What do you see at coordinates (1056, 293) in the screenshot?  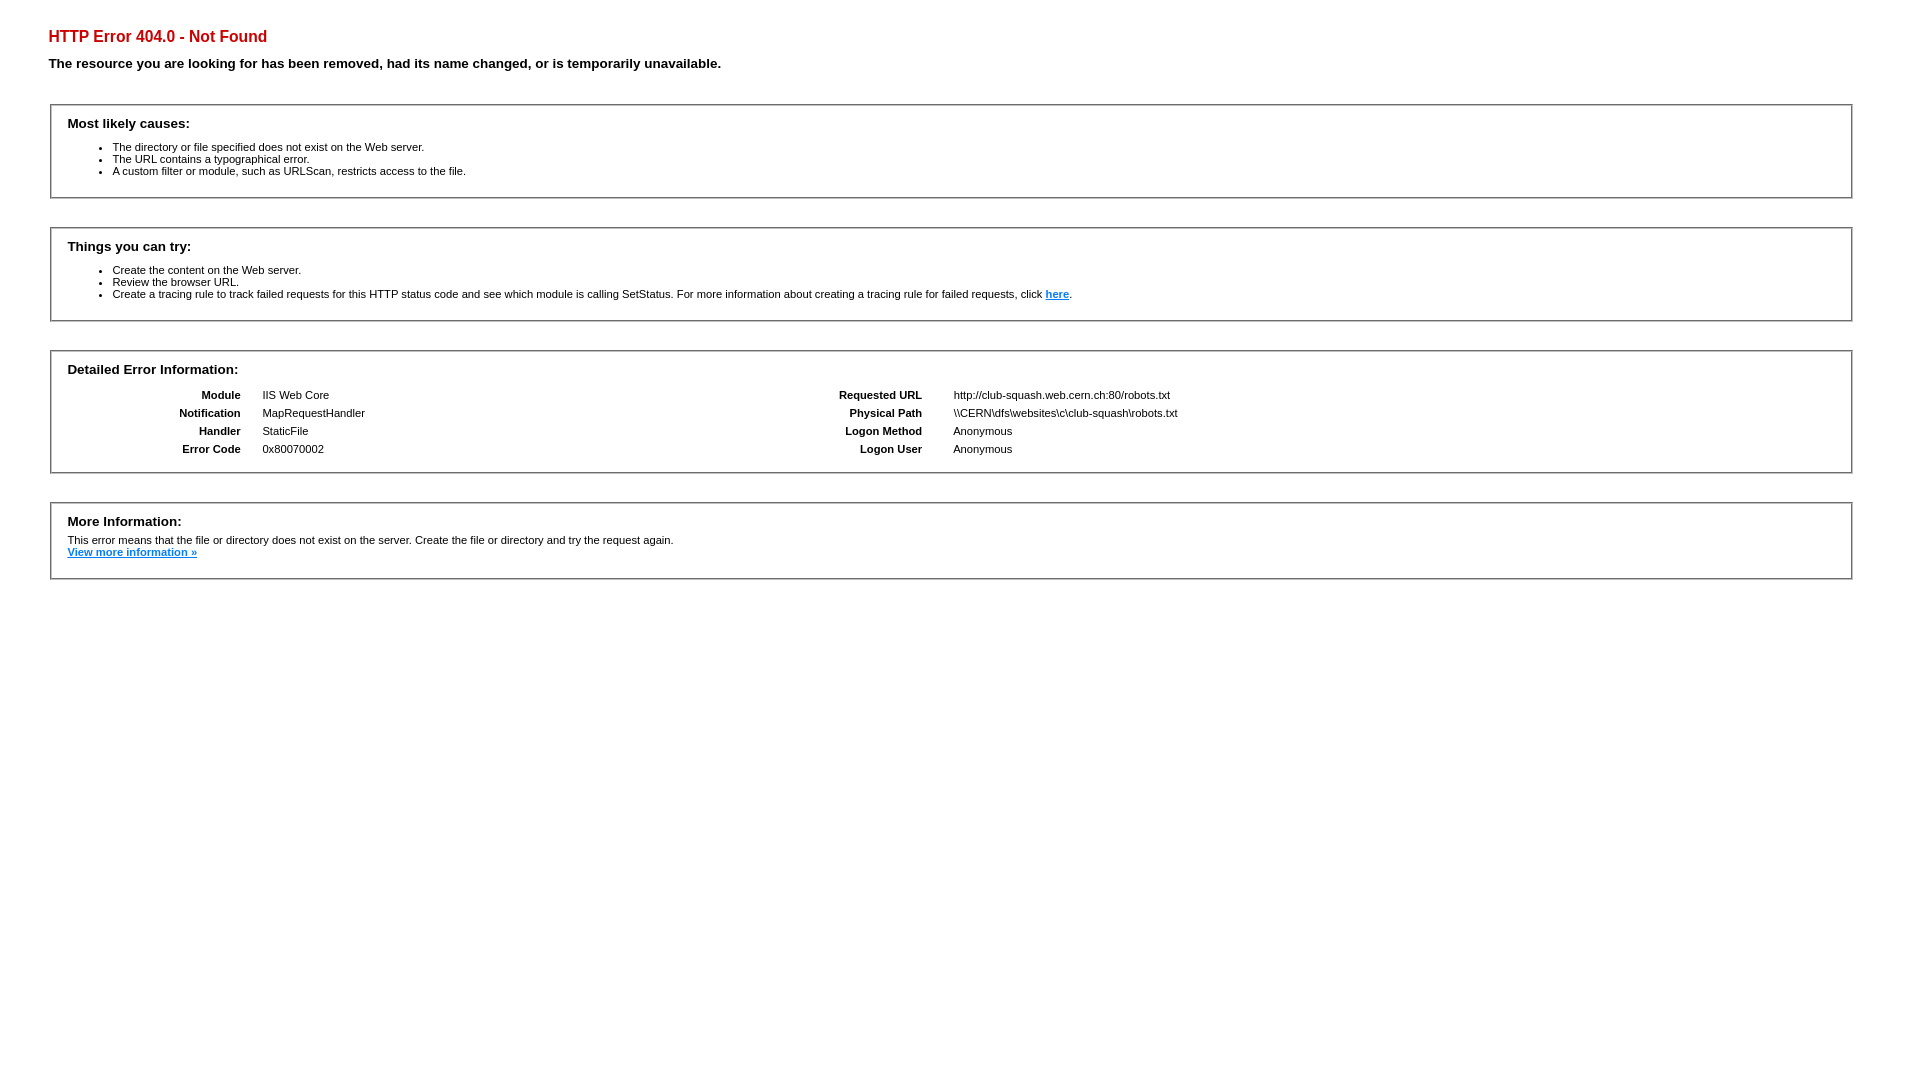 I see `'here'` at bounding box center [1056, 293].